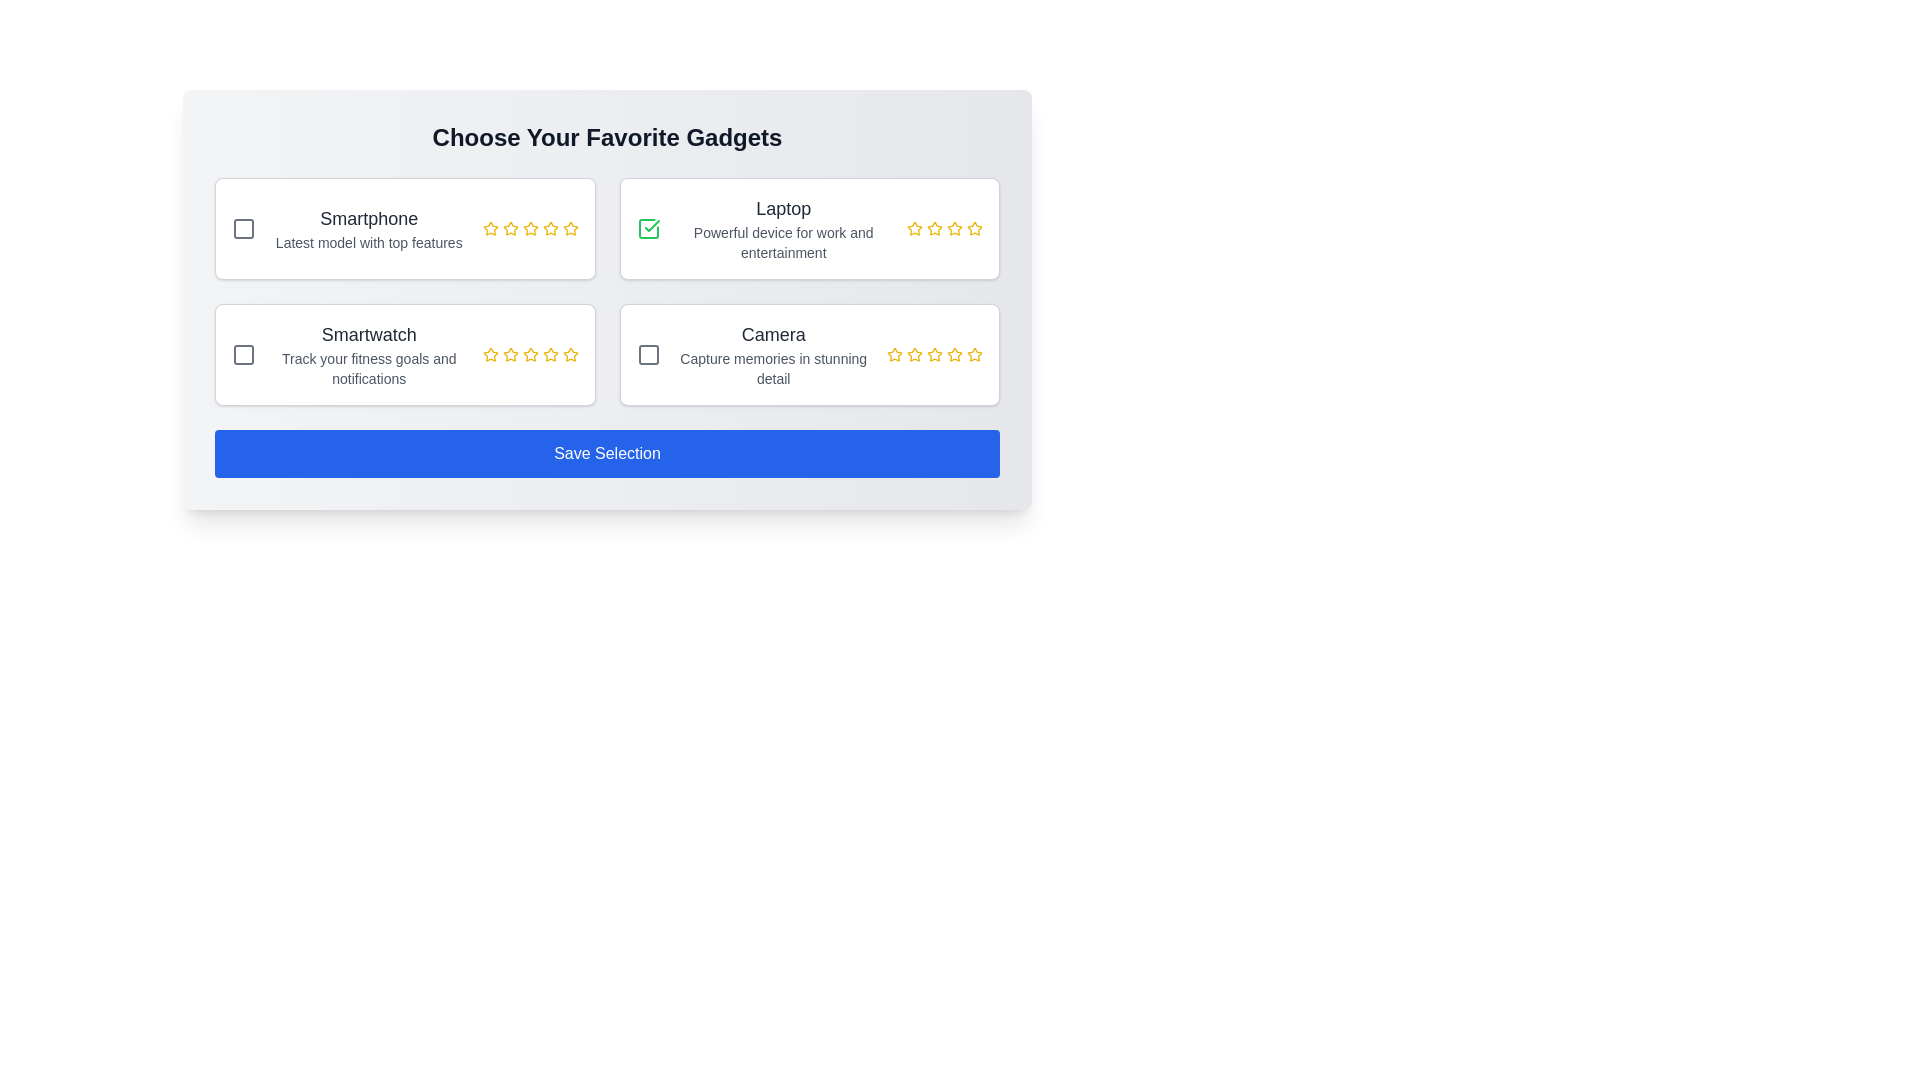  What do you see at coordinates (510, 227) in the screenshot?
I see `the second yellow star-shaped icon in the rating section for the 'Smartphone' option` at bounding box center [510, 227].